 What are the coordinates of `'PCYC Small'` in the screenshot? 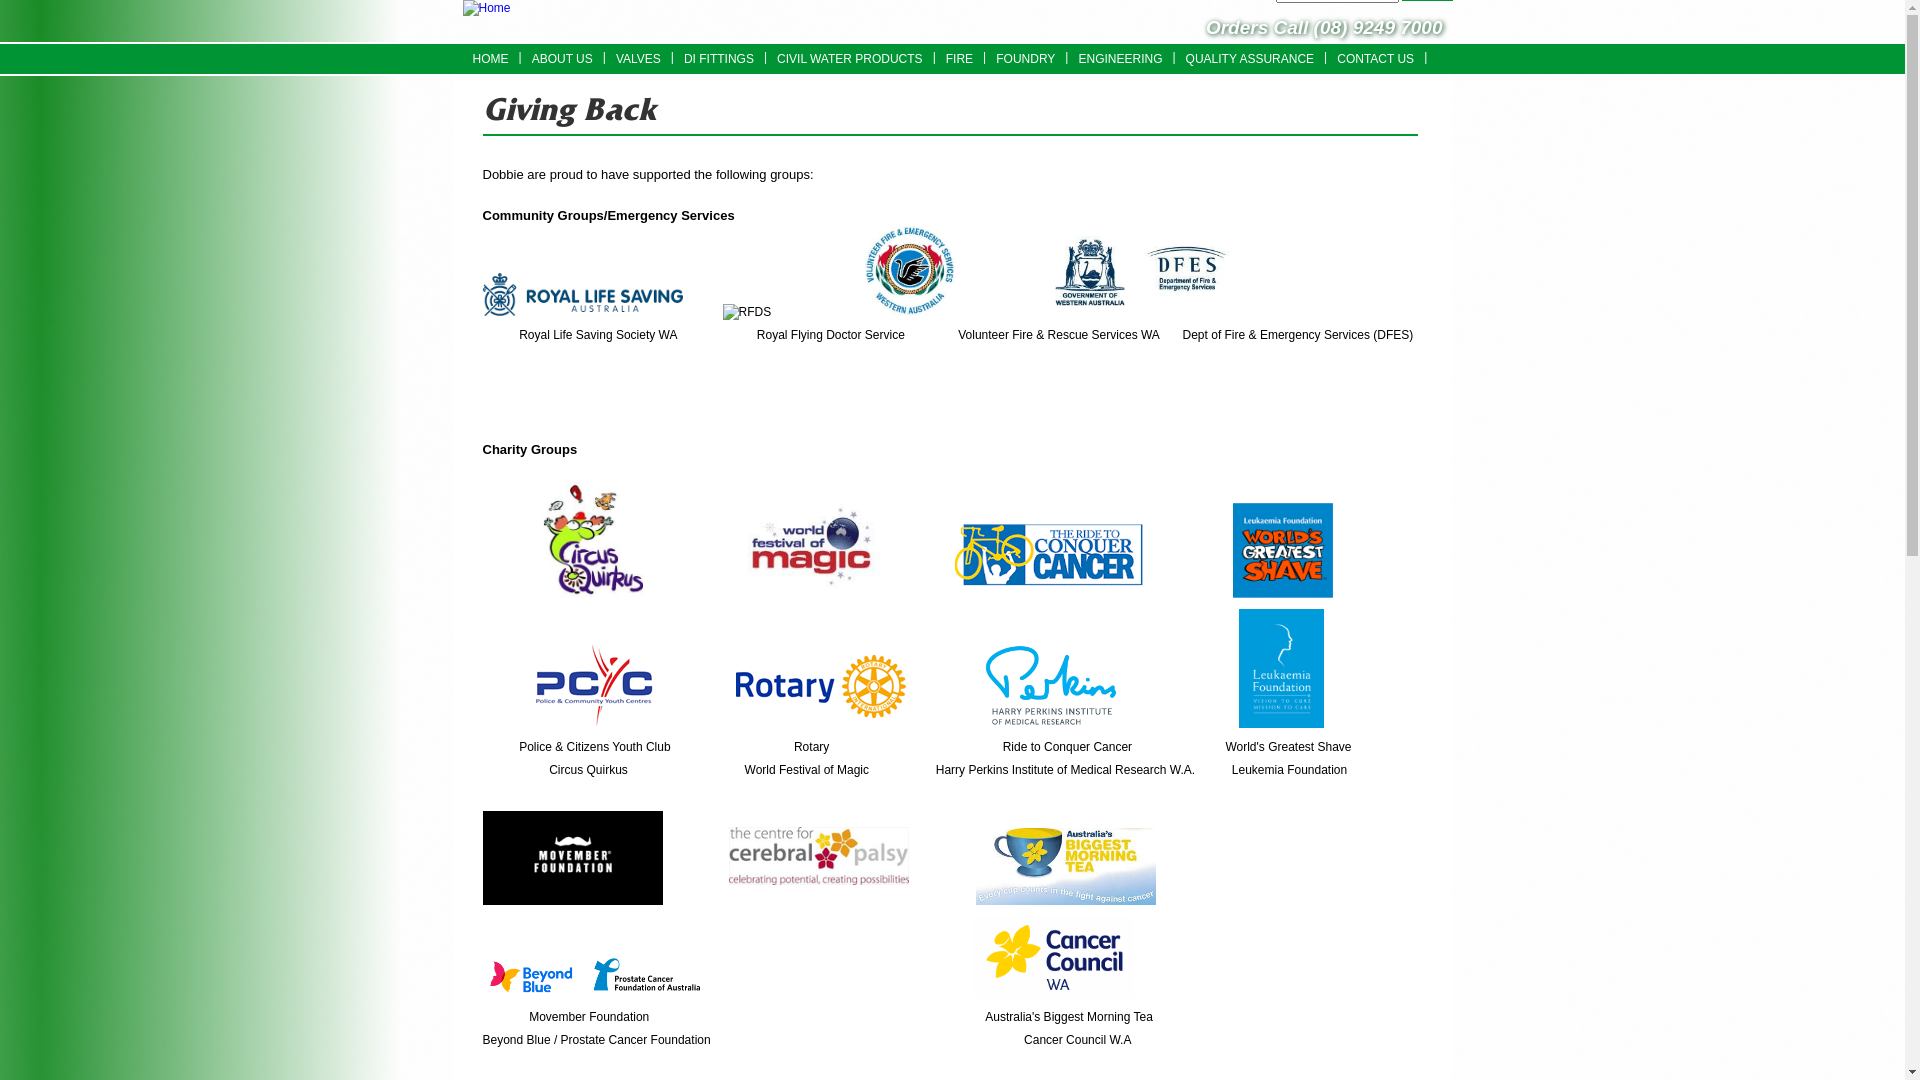 It's located at (593, 684).